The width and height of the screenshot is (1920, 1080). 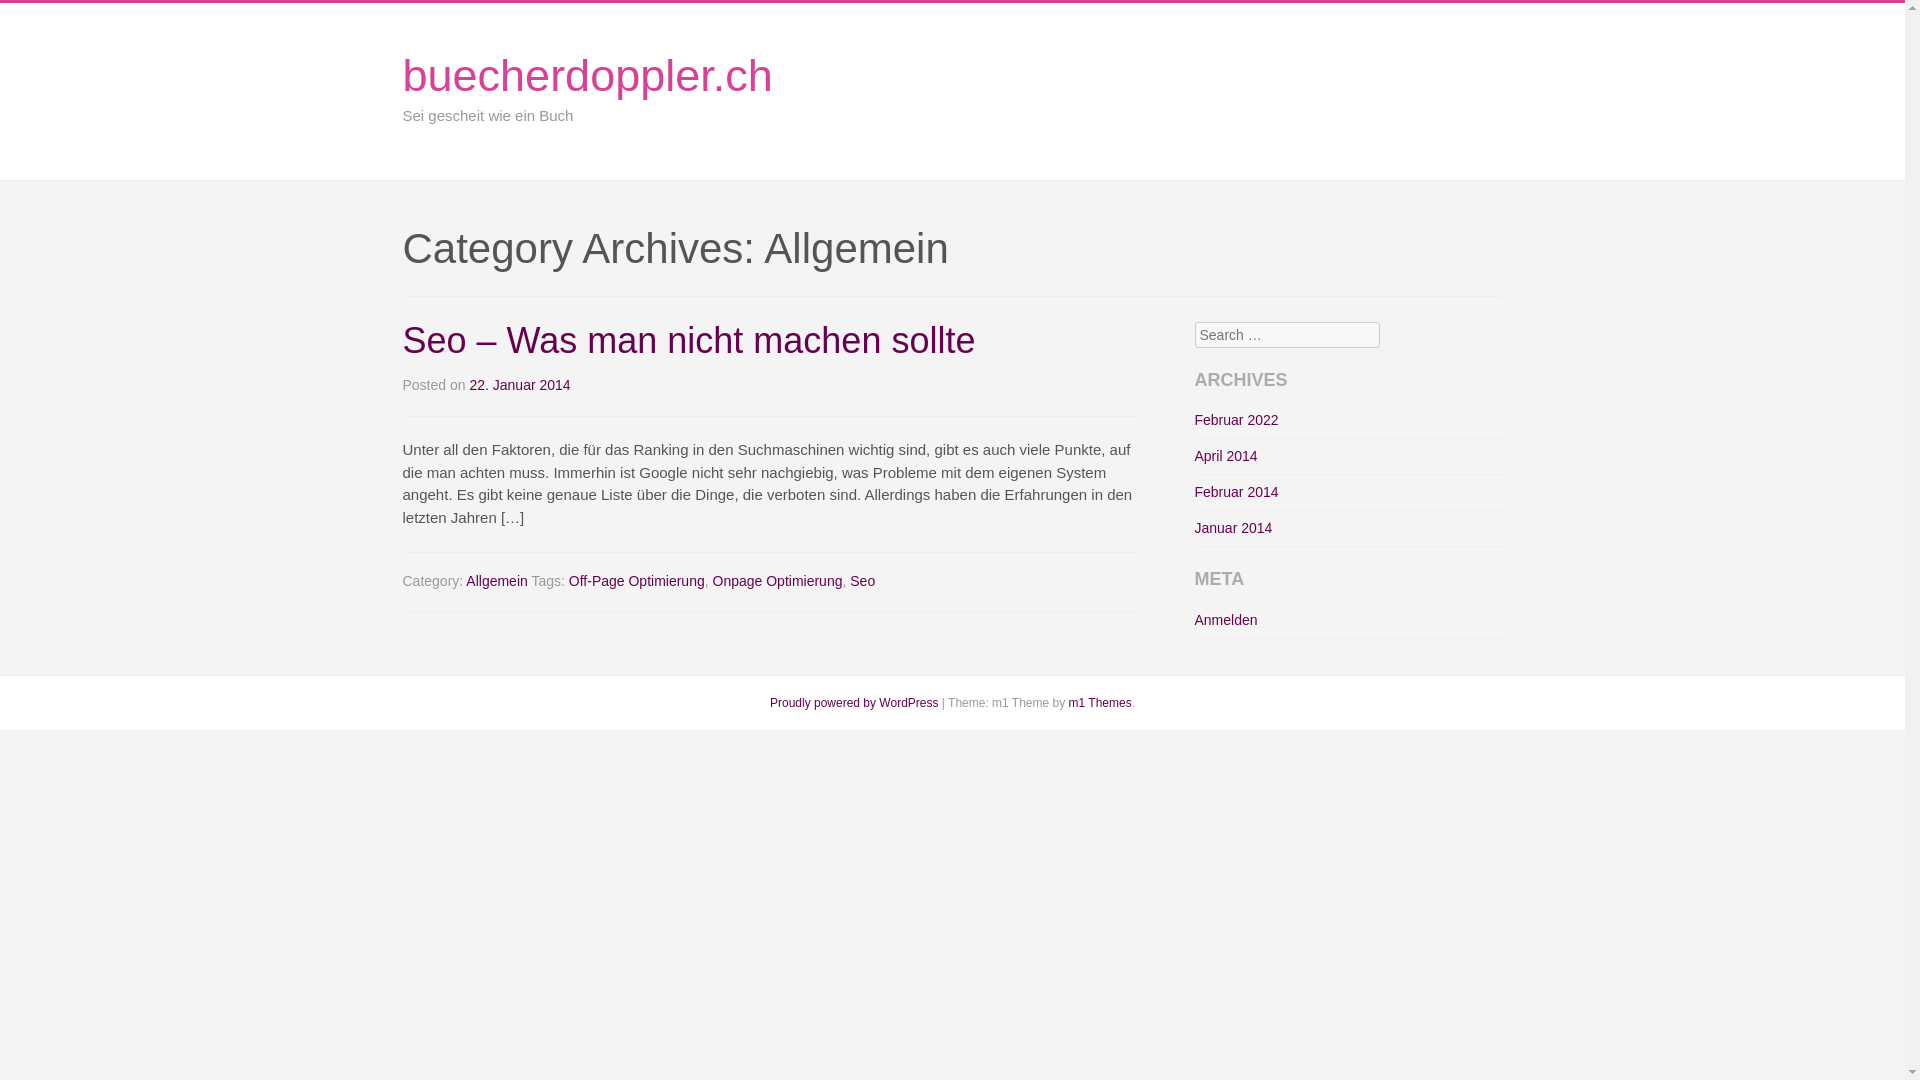 What do you see at coordinates (1099, 701) in the screenshot?
I see `'m1 Themes'` at bounding box center [1099, 701].